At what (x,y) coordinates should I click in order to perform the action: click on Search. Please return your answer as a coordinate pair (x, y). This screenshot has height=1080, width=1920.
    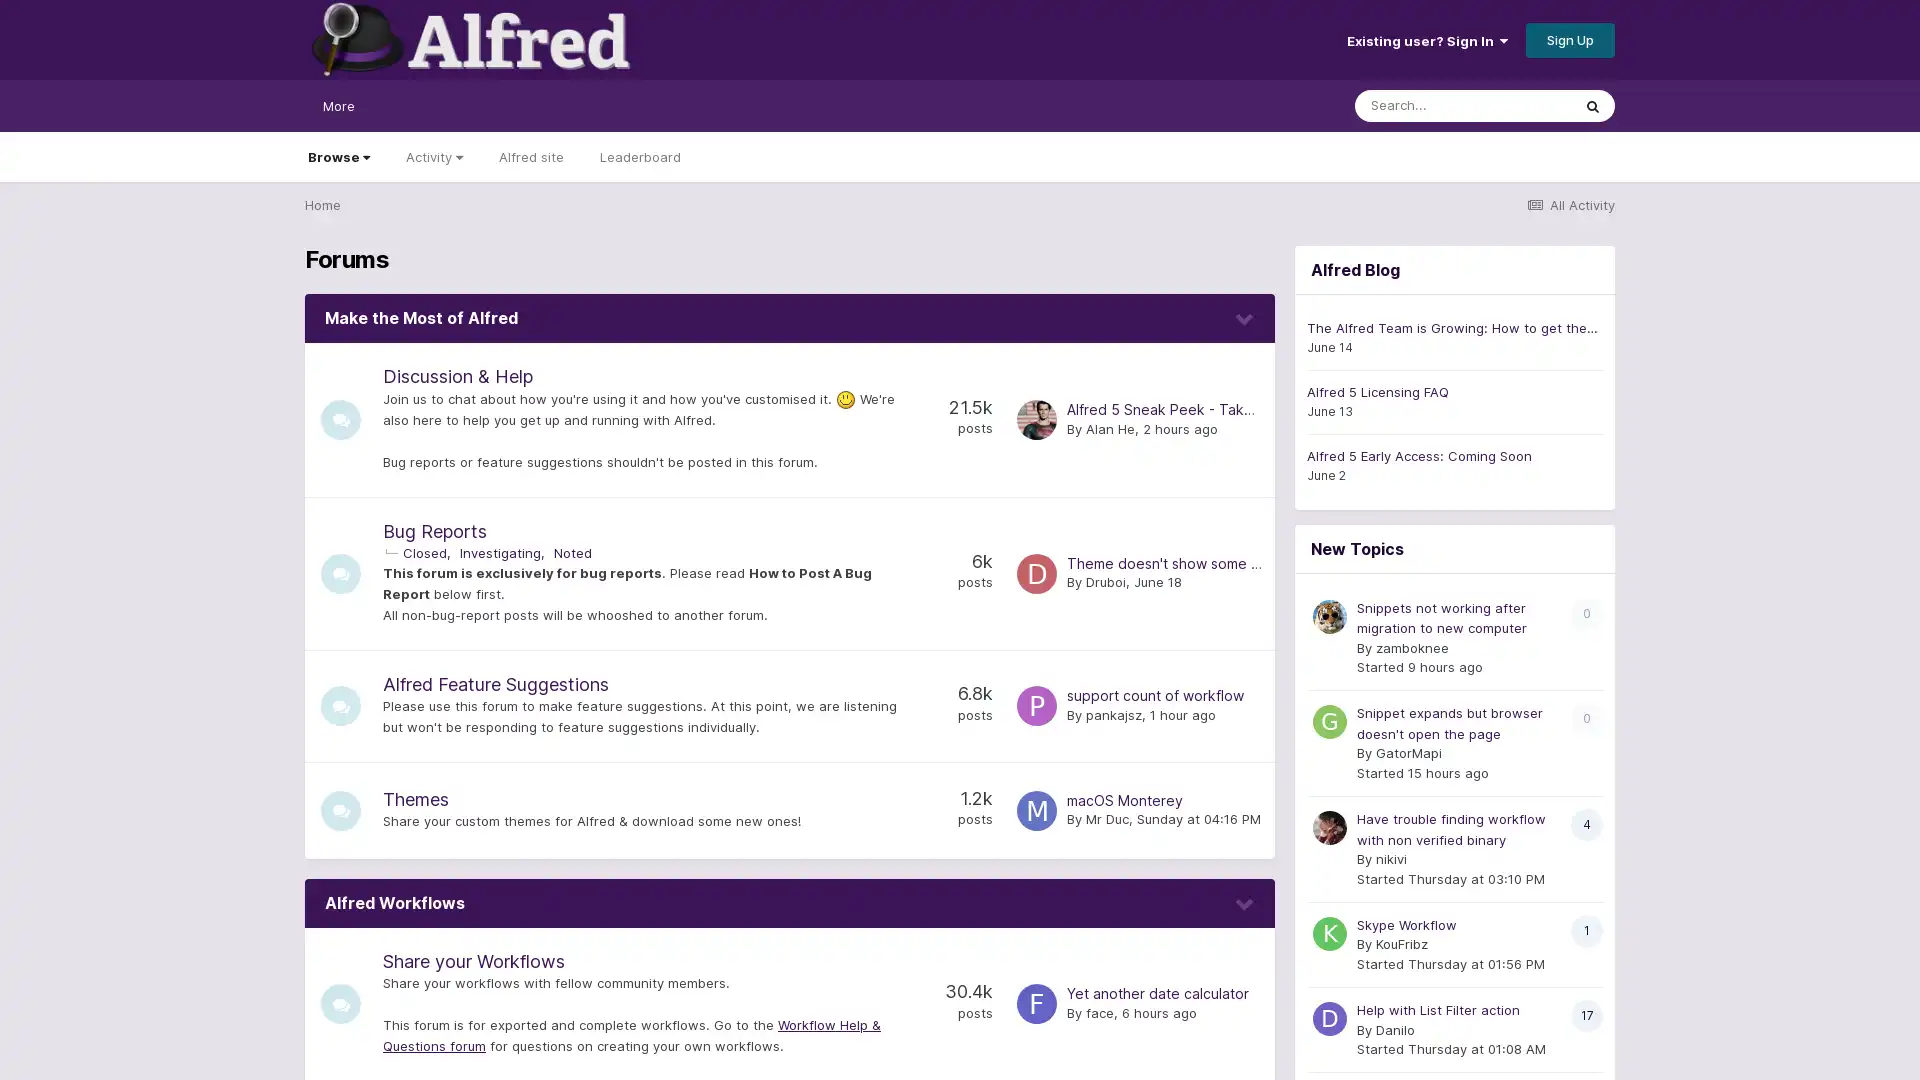
    Looking at the image, I should click on (1592, 105).